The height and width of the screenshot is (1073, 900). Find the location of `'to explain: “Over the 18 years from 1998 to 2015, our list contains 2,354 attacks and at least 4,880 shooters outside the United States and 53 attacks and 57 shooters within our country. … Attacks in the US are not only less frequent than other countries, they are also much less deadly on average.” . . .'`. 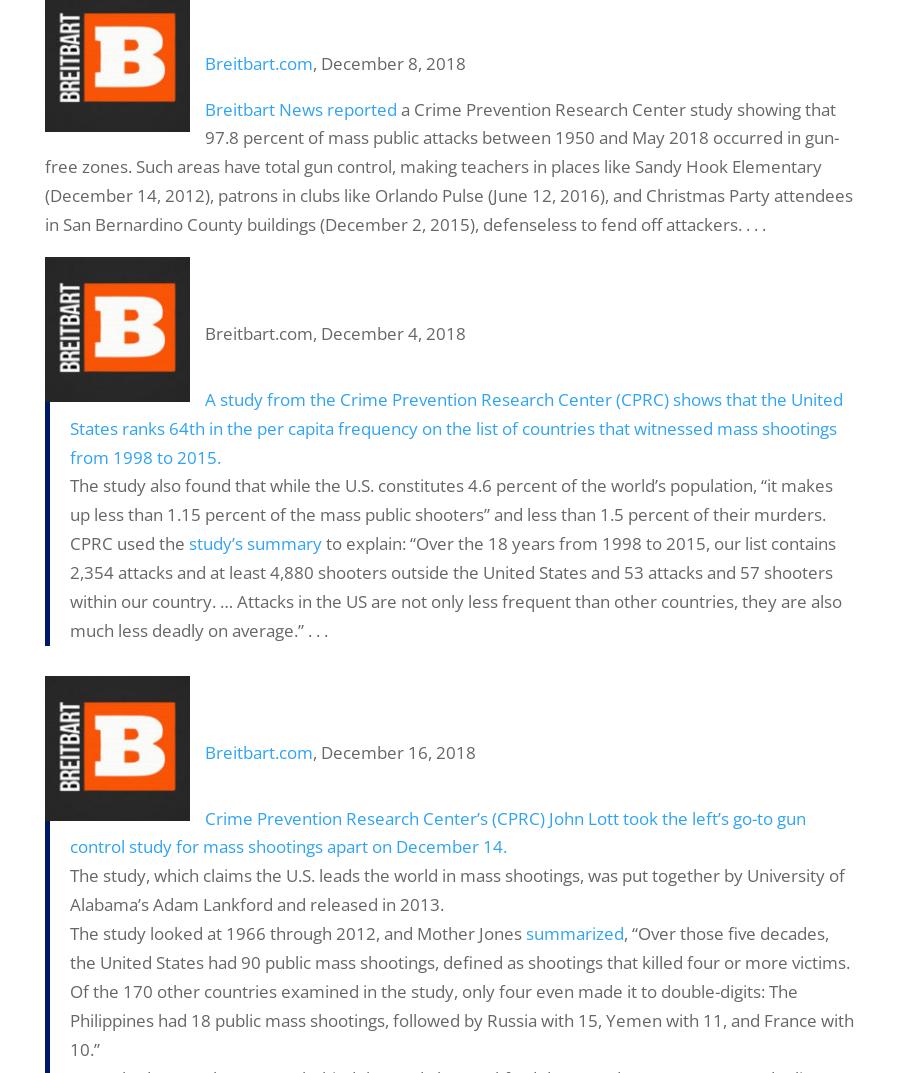

'to explain: “Over the 18 years from 1998 to 2015, our list contains 2,354 attacks and at least 4,880 shooters outside the United States and 53 attacks and 57 shooters within our country. … Attacks in the US are not only less frequent than other countries, they are also much less deadly on average.” . . .' is located at coordinates (455, 586).